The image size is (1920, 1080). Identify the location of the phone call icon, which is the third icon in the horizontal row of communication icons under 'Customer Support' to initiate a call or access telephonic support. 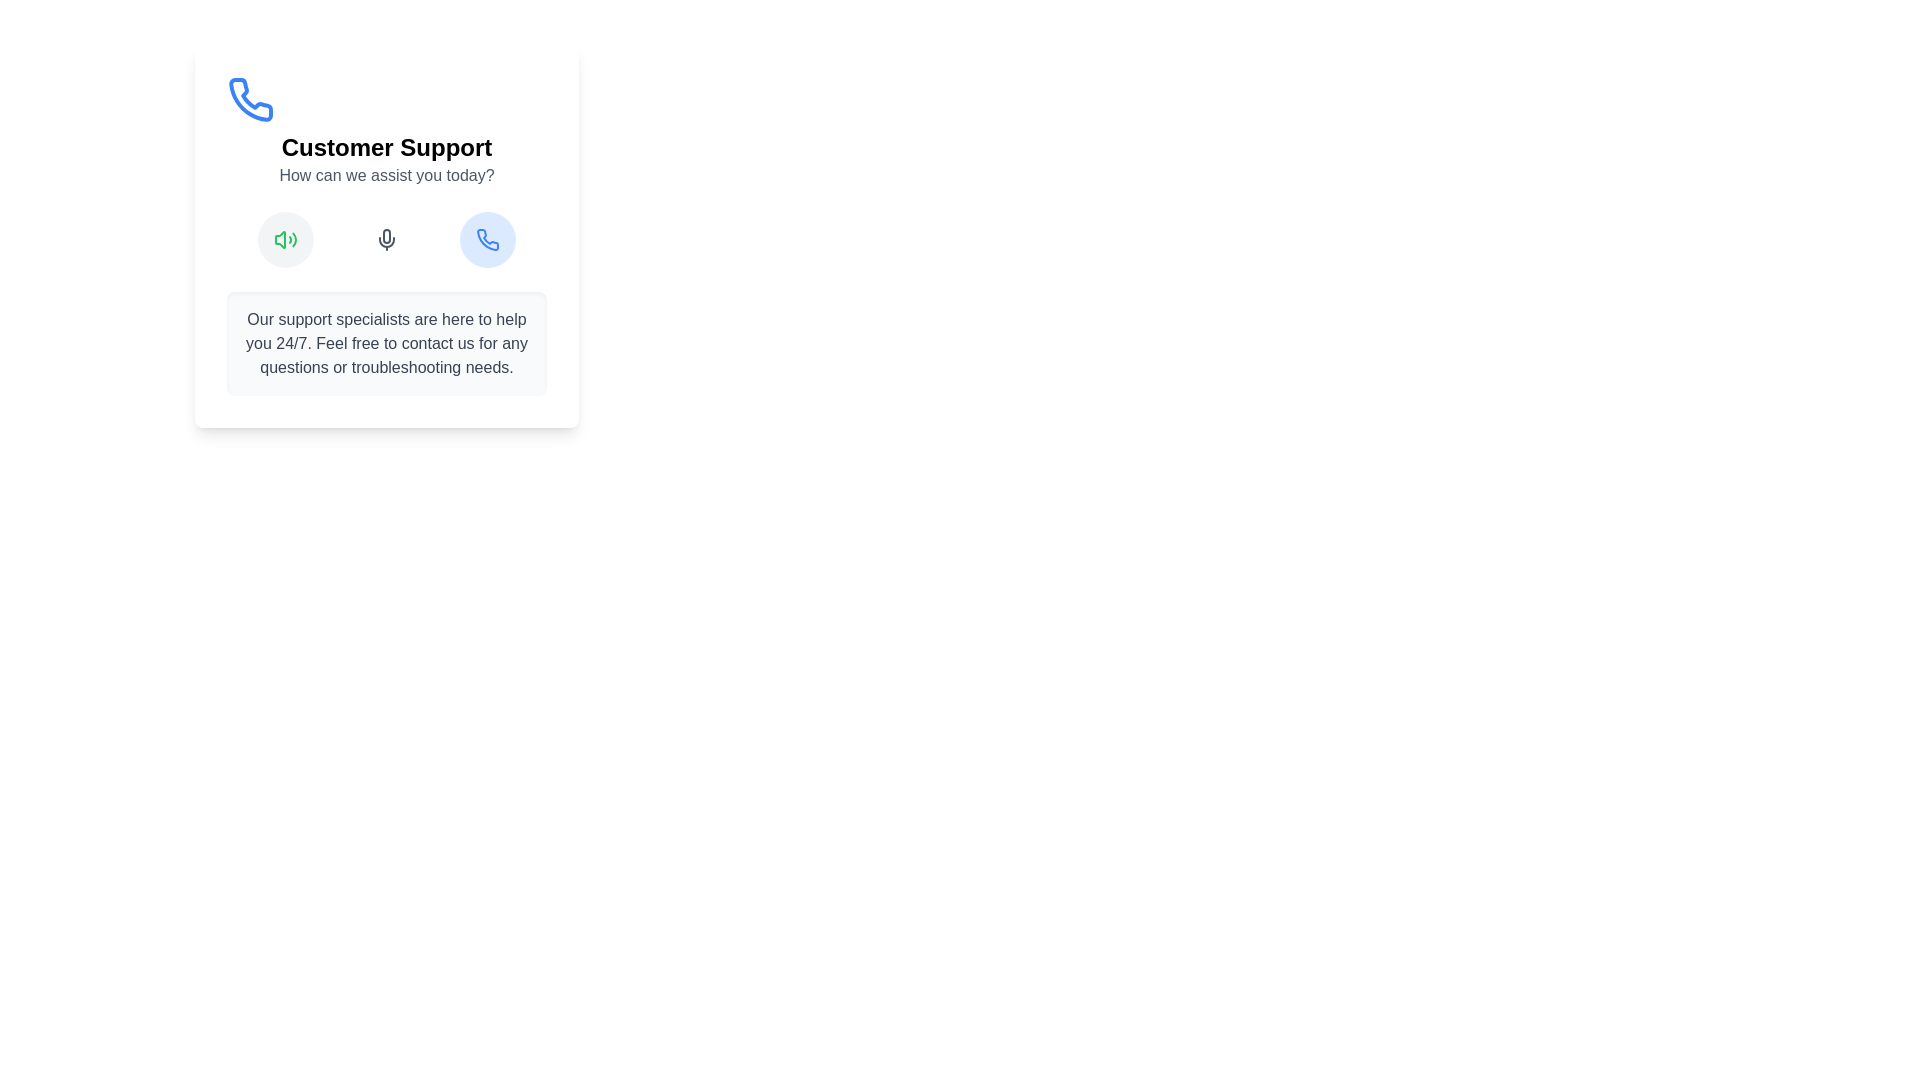
(250, 99).